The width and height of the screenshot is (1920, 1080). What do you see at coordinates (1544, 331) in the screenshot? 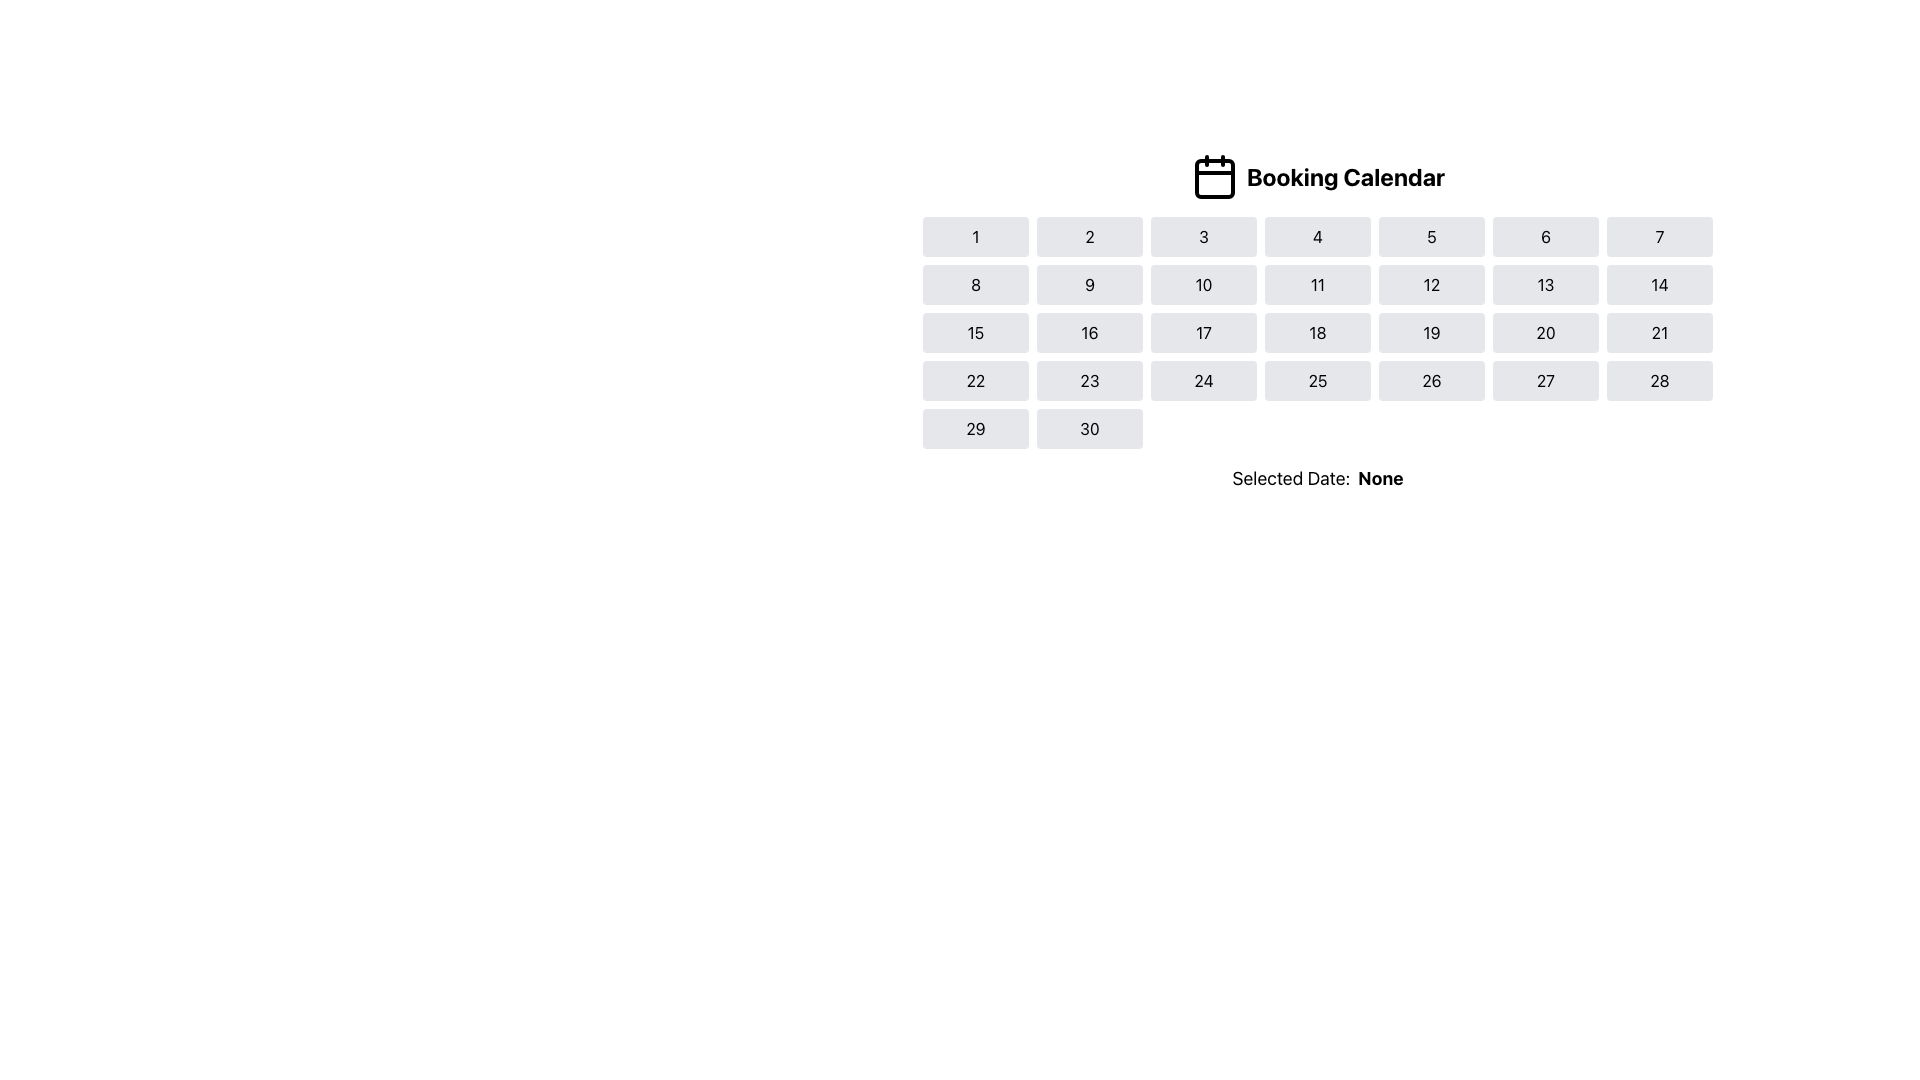
I see `the button with the number '20' in the third row and sixth column of the calendar grid` at bounding box center [1544, 331].